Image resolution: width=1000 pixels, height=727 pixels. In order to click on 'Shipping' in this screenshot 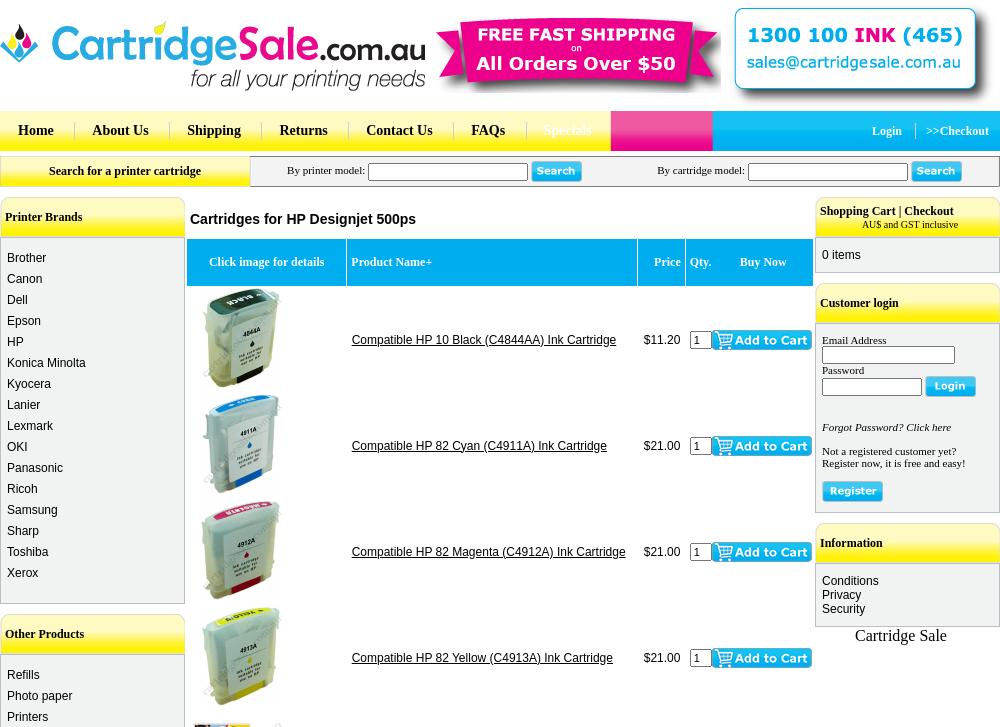, I will do `click(212, 130)`.